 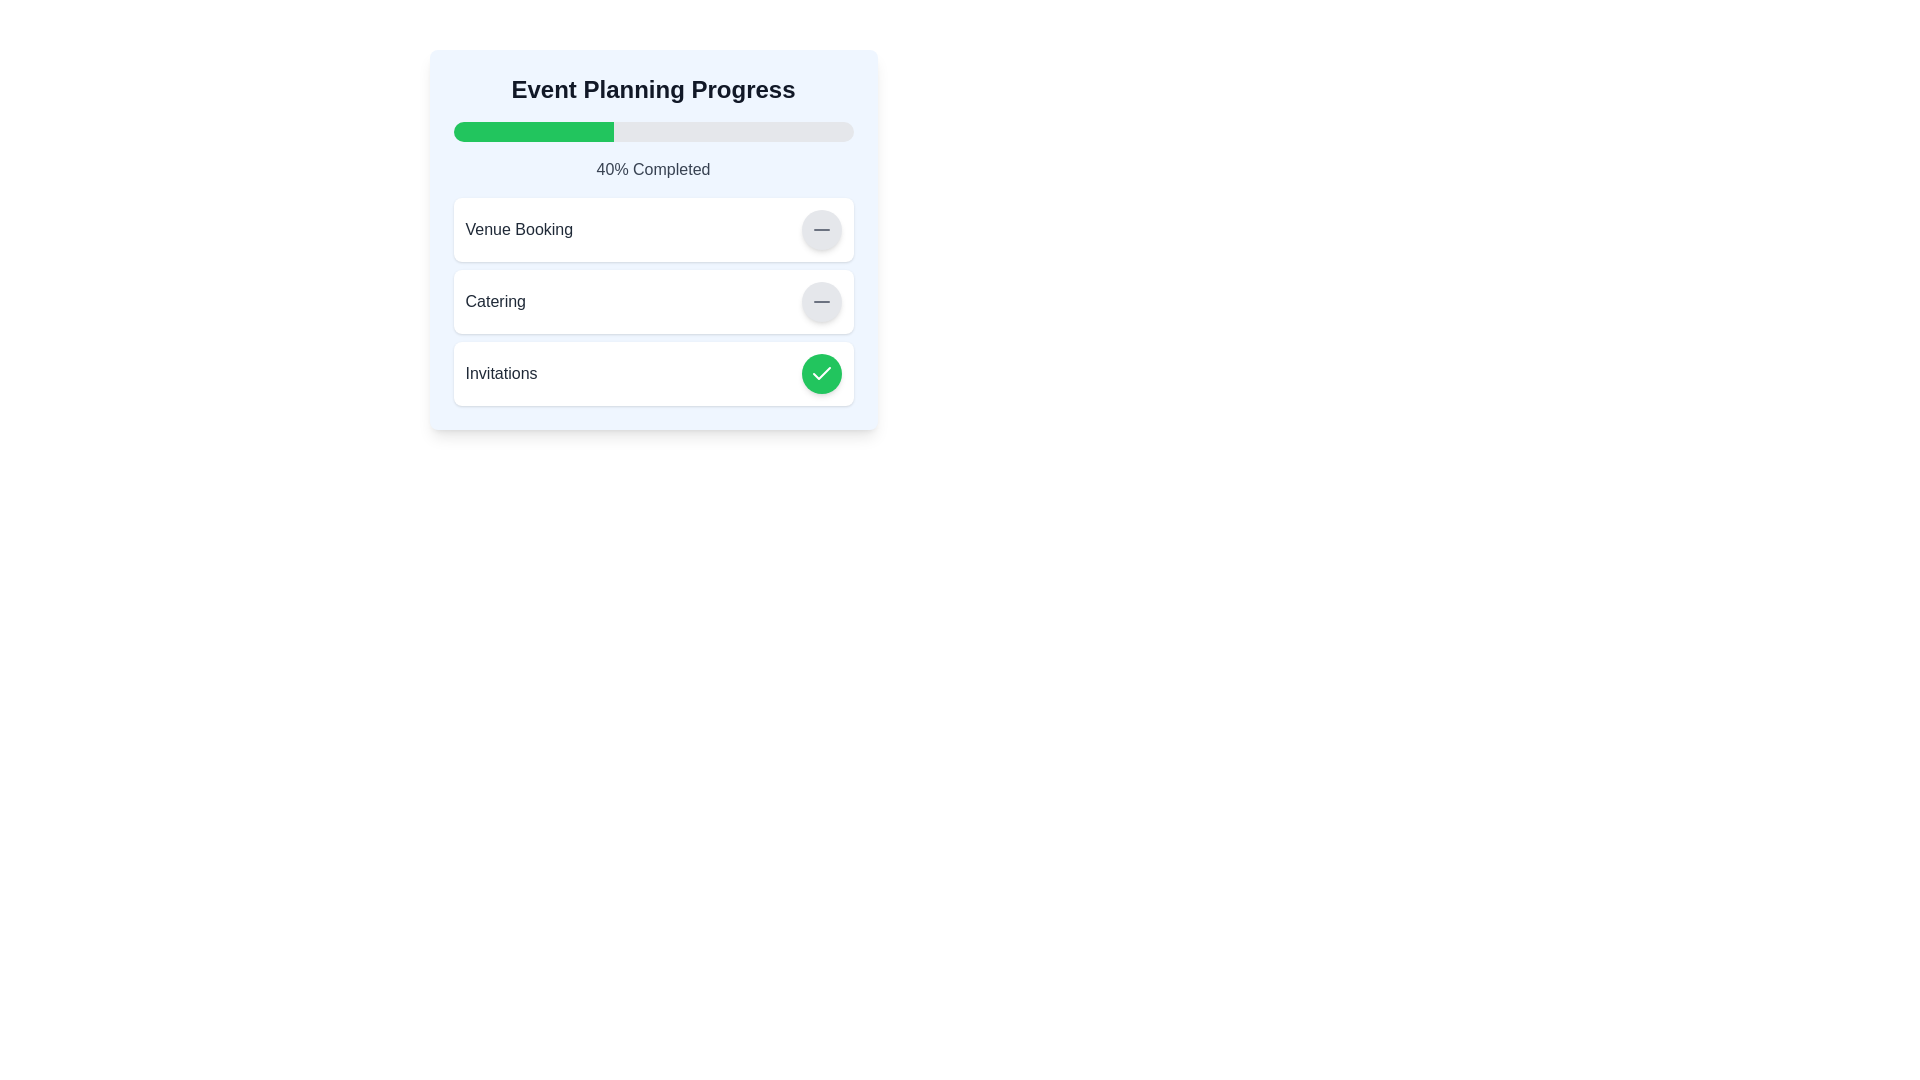 I want to click on the interactive button with a '-' symbol in the Venue Booking task list item, which is the first element in the vertical list, so click(x=653, y=229).